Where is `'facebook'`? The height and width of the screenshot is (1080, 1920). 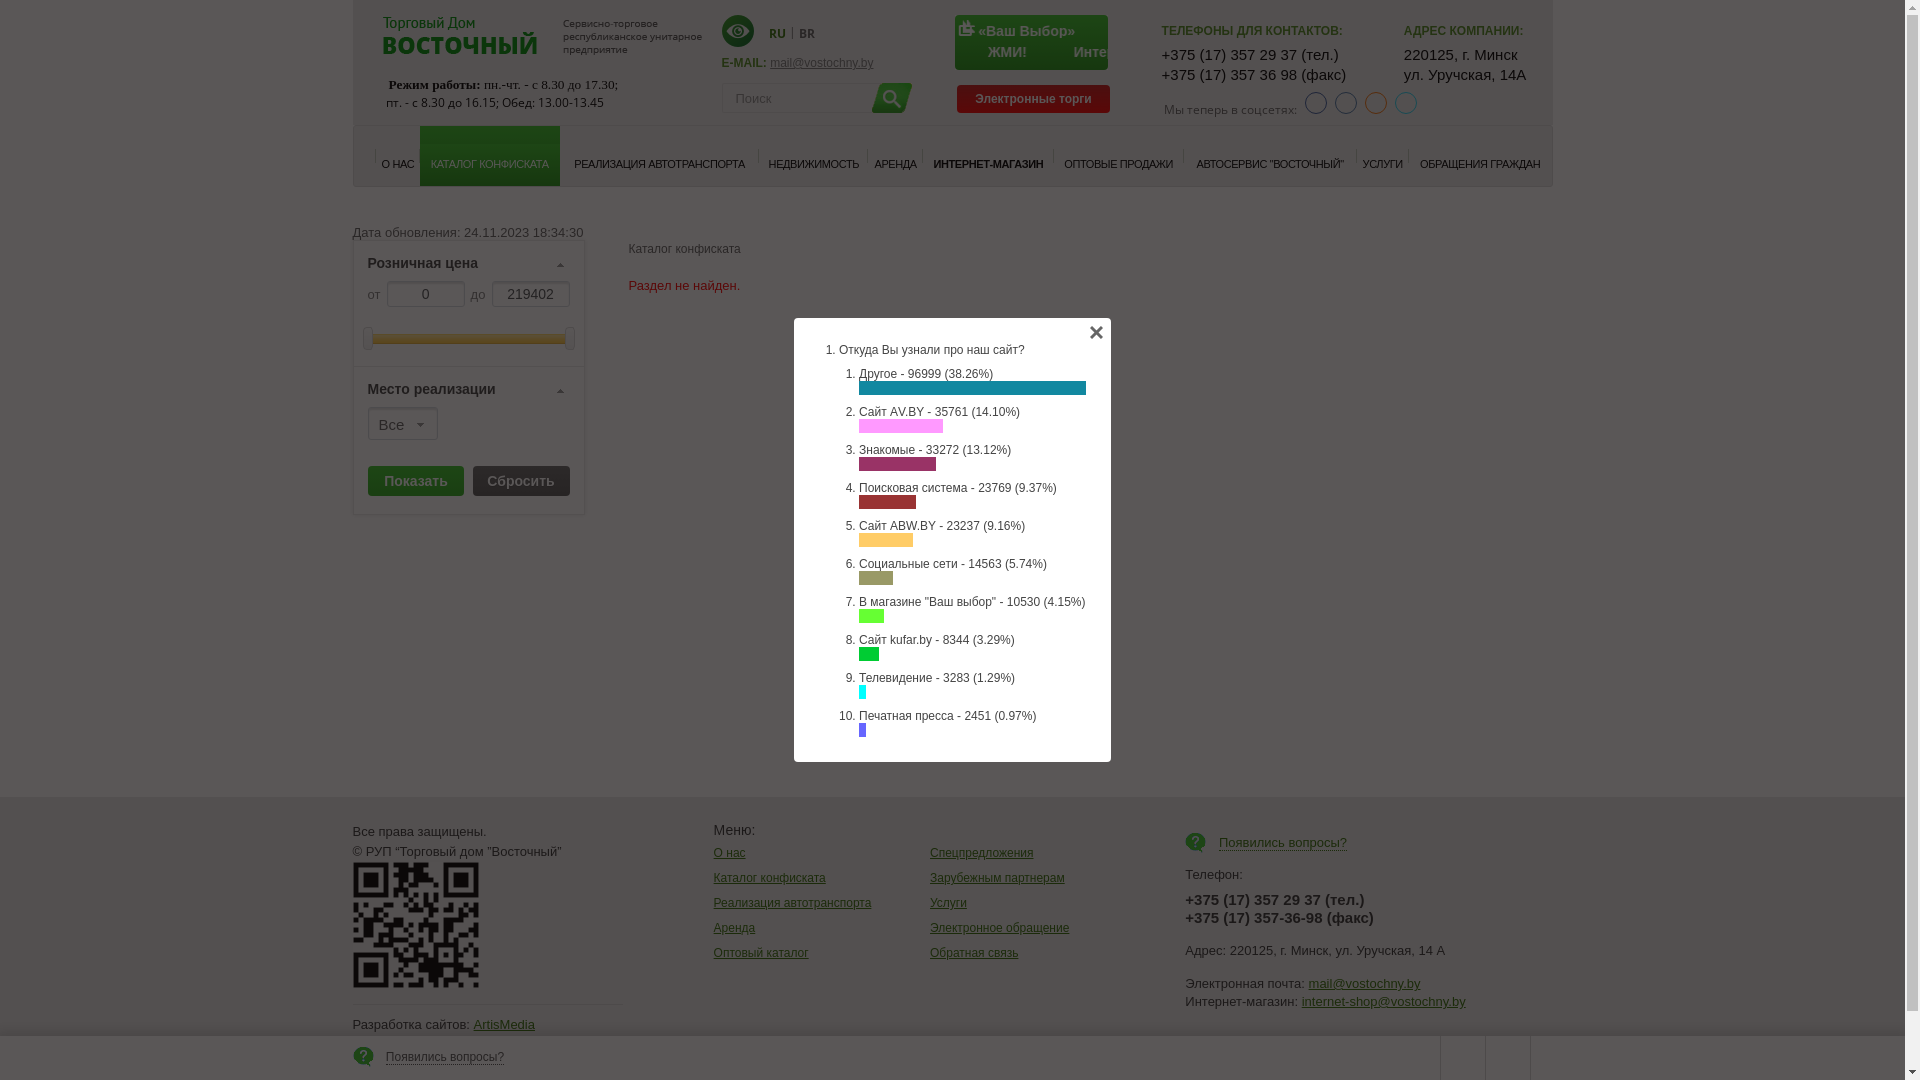 'facebook' is located at coordinates (1315, 103).